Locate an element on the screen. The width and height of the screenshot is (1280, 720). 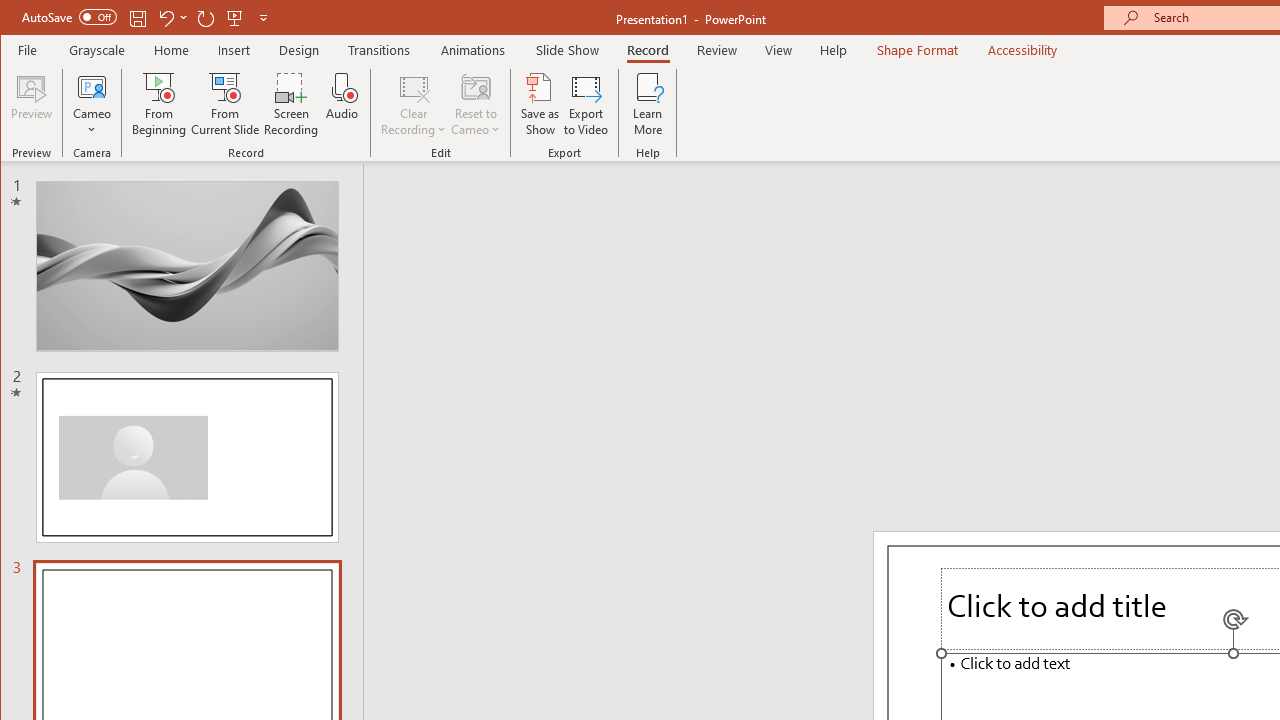
'Export to Video' is located at coordinates (585, 104).